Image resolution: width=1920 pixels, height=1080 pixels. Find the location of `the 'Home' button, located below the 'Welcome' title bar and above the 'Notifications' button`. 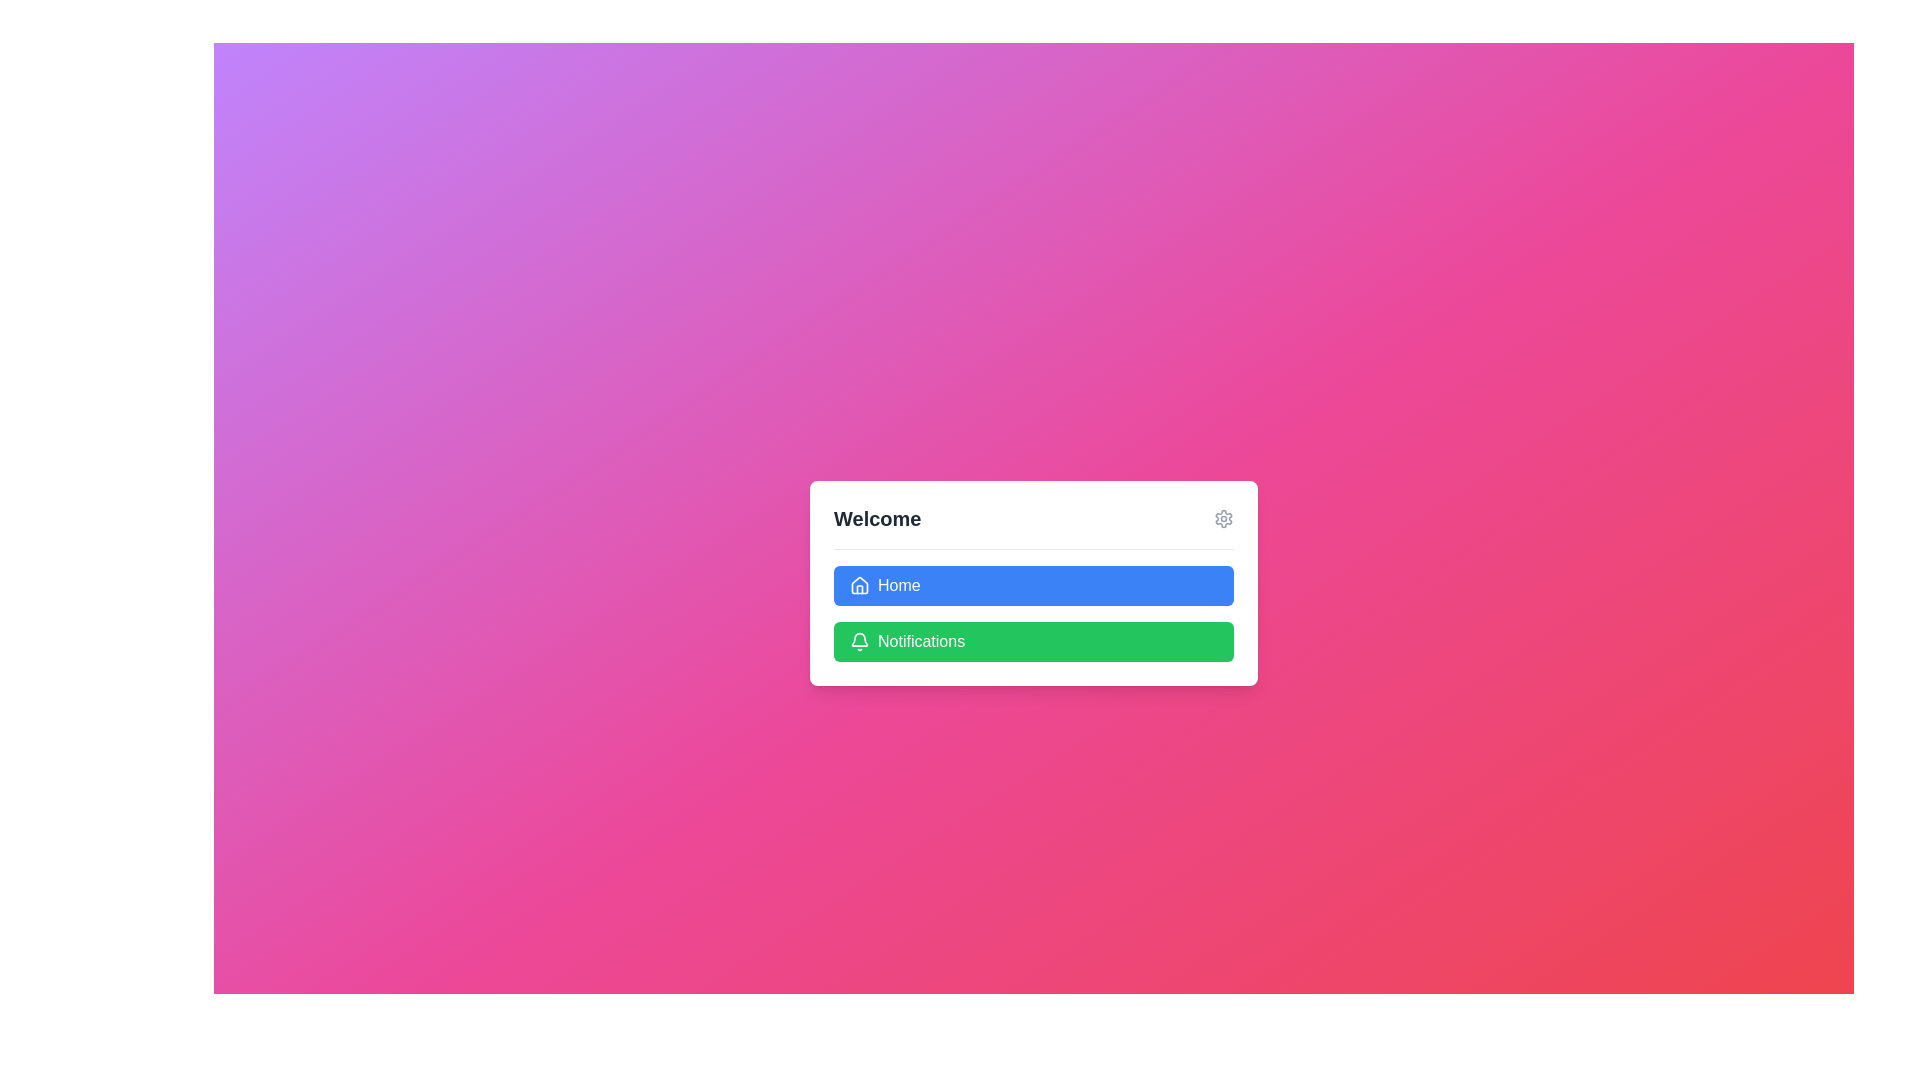

the 'Home' button, located below the 'Welcome' title bar and above the 'Notifications' button is located at coordinates (1033, 582).